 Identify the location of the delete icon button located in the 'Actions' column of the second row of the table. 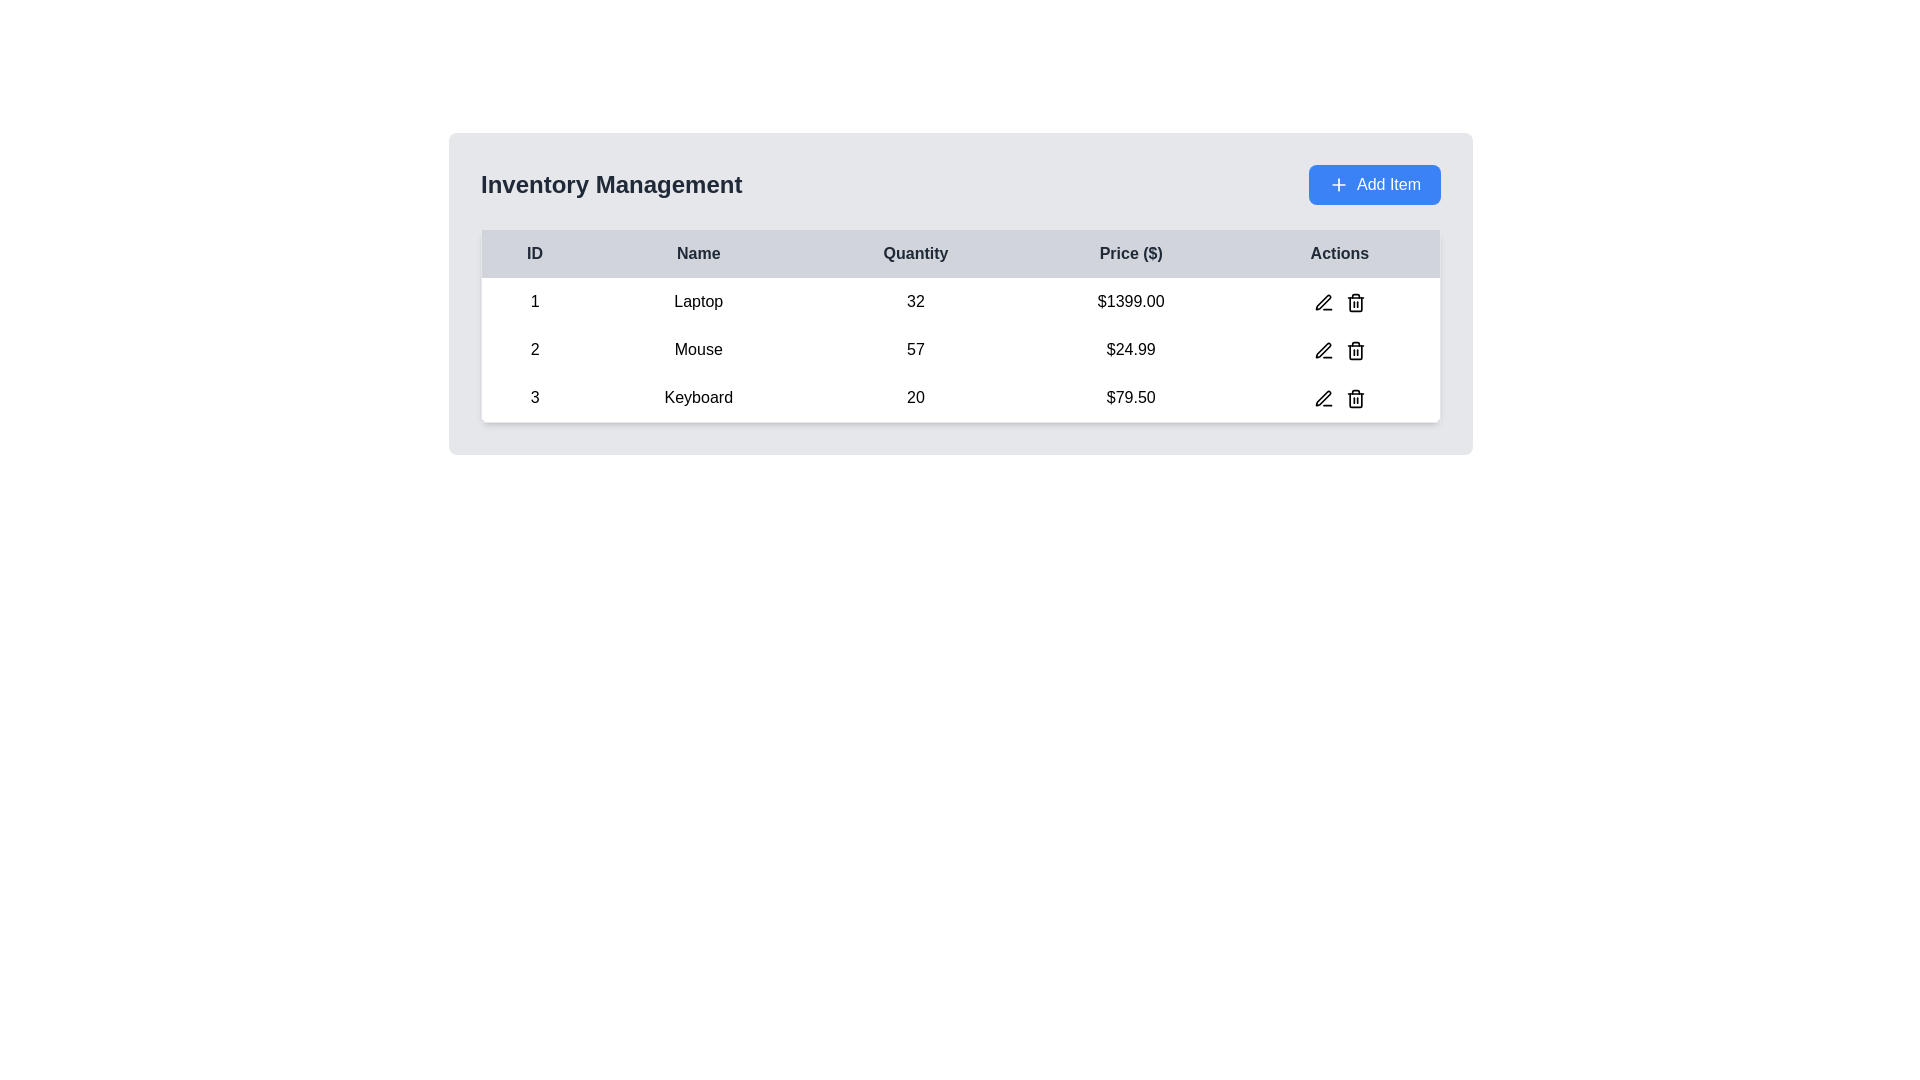
(1355, 349).